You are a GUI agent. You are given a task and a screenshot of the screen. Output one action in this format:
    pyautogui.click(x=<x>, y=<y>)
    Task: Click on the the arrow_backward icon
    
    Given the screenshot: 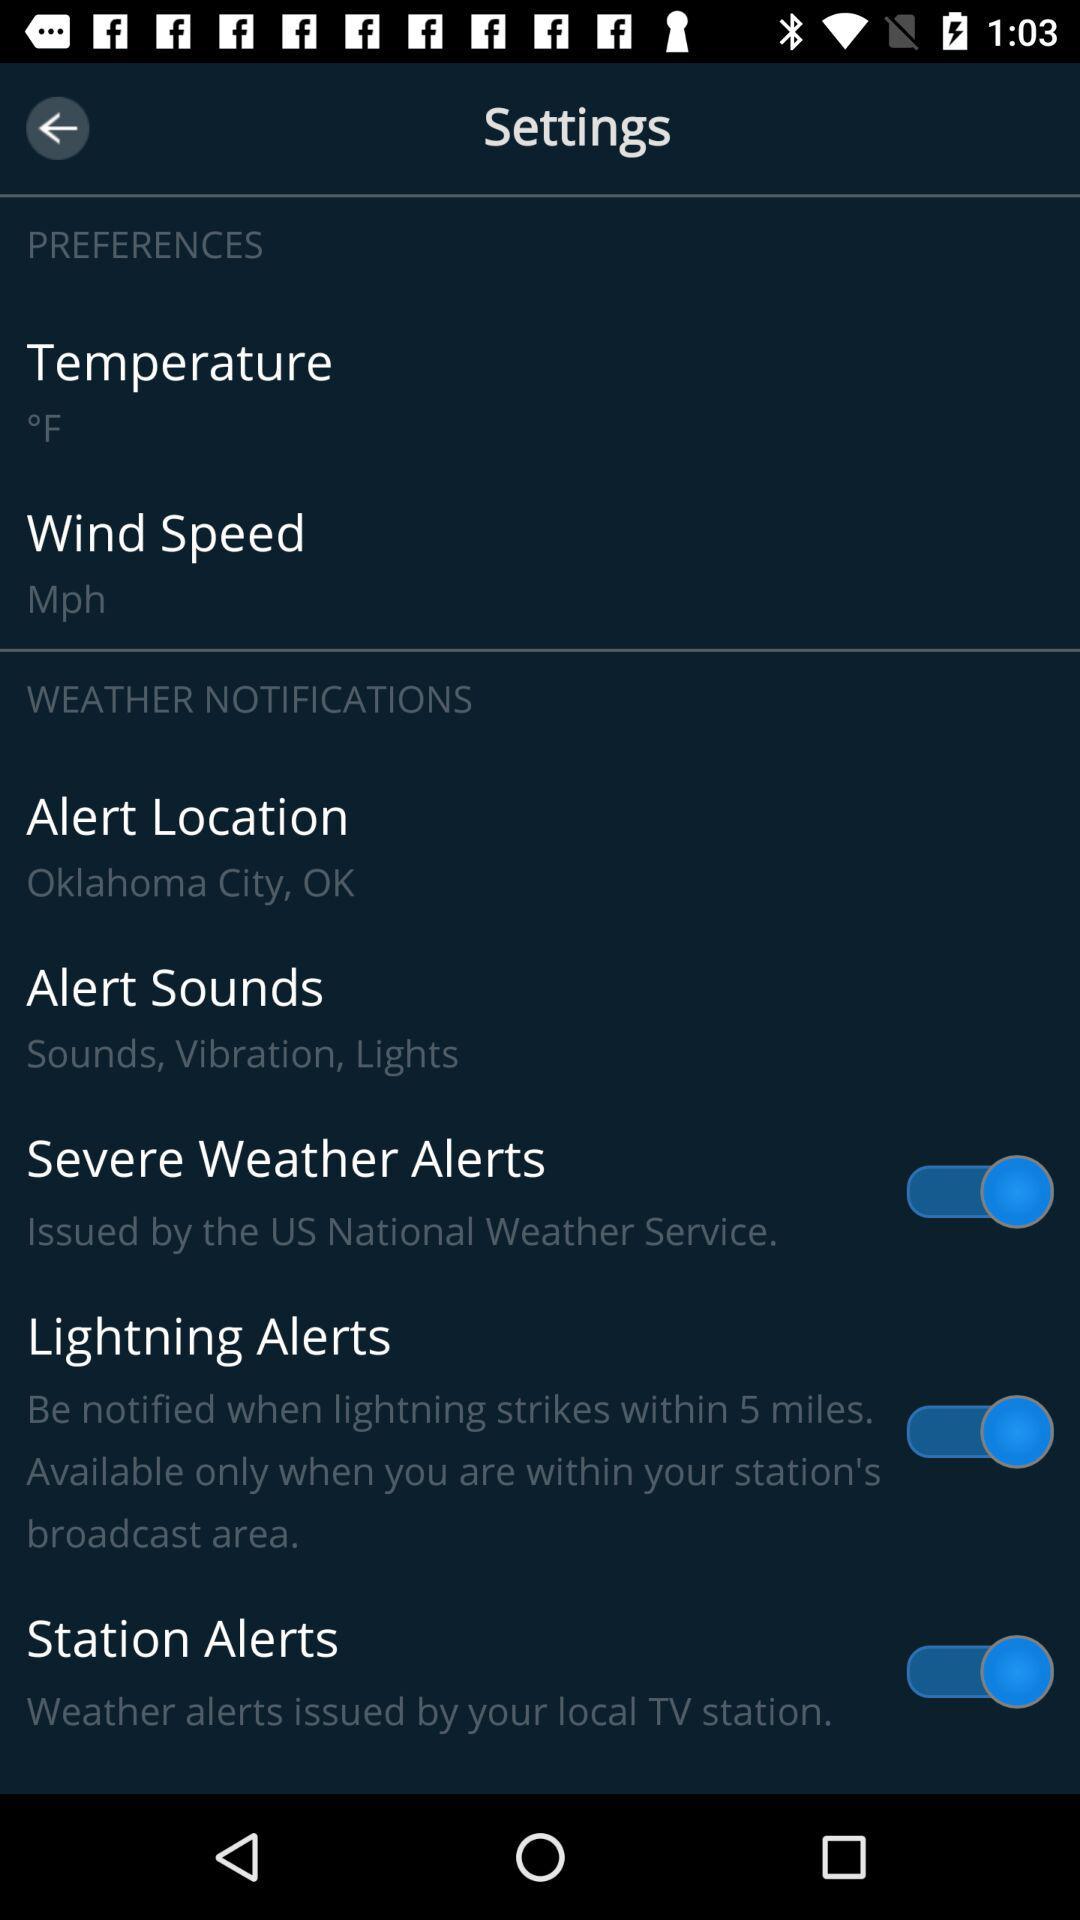 What is the action you would take?
    pyautogui.click(x=56, y=127)
    